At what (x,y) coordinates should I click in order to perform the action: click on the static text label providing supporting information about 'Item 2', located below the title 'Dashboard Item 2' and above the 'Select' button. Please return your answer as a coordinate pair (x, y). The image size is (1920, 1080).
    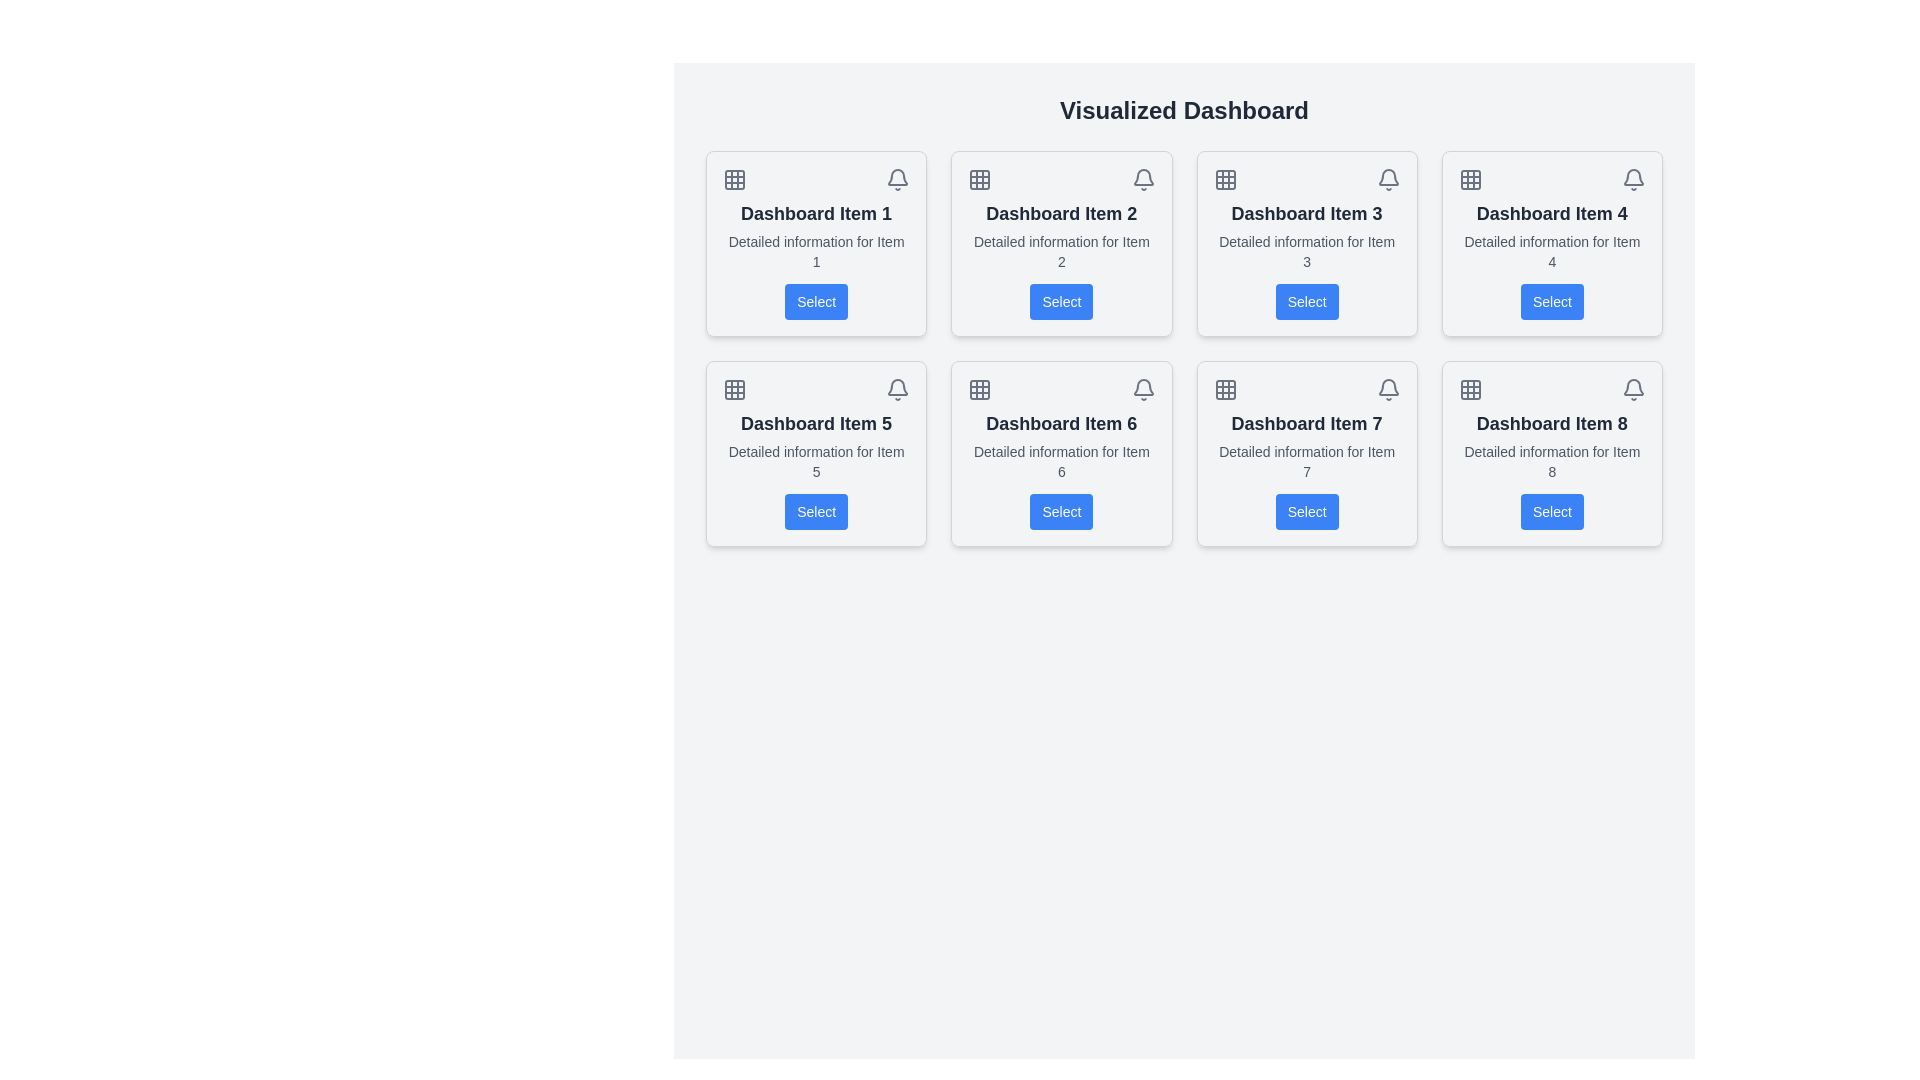
    Looking at the image, I should click on (1060, 250).